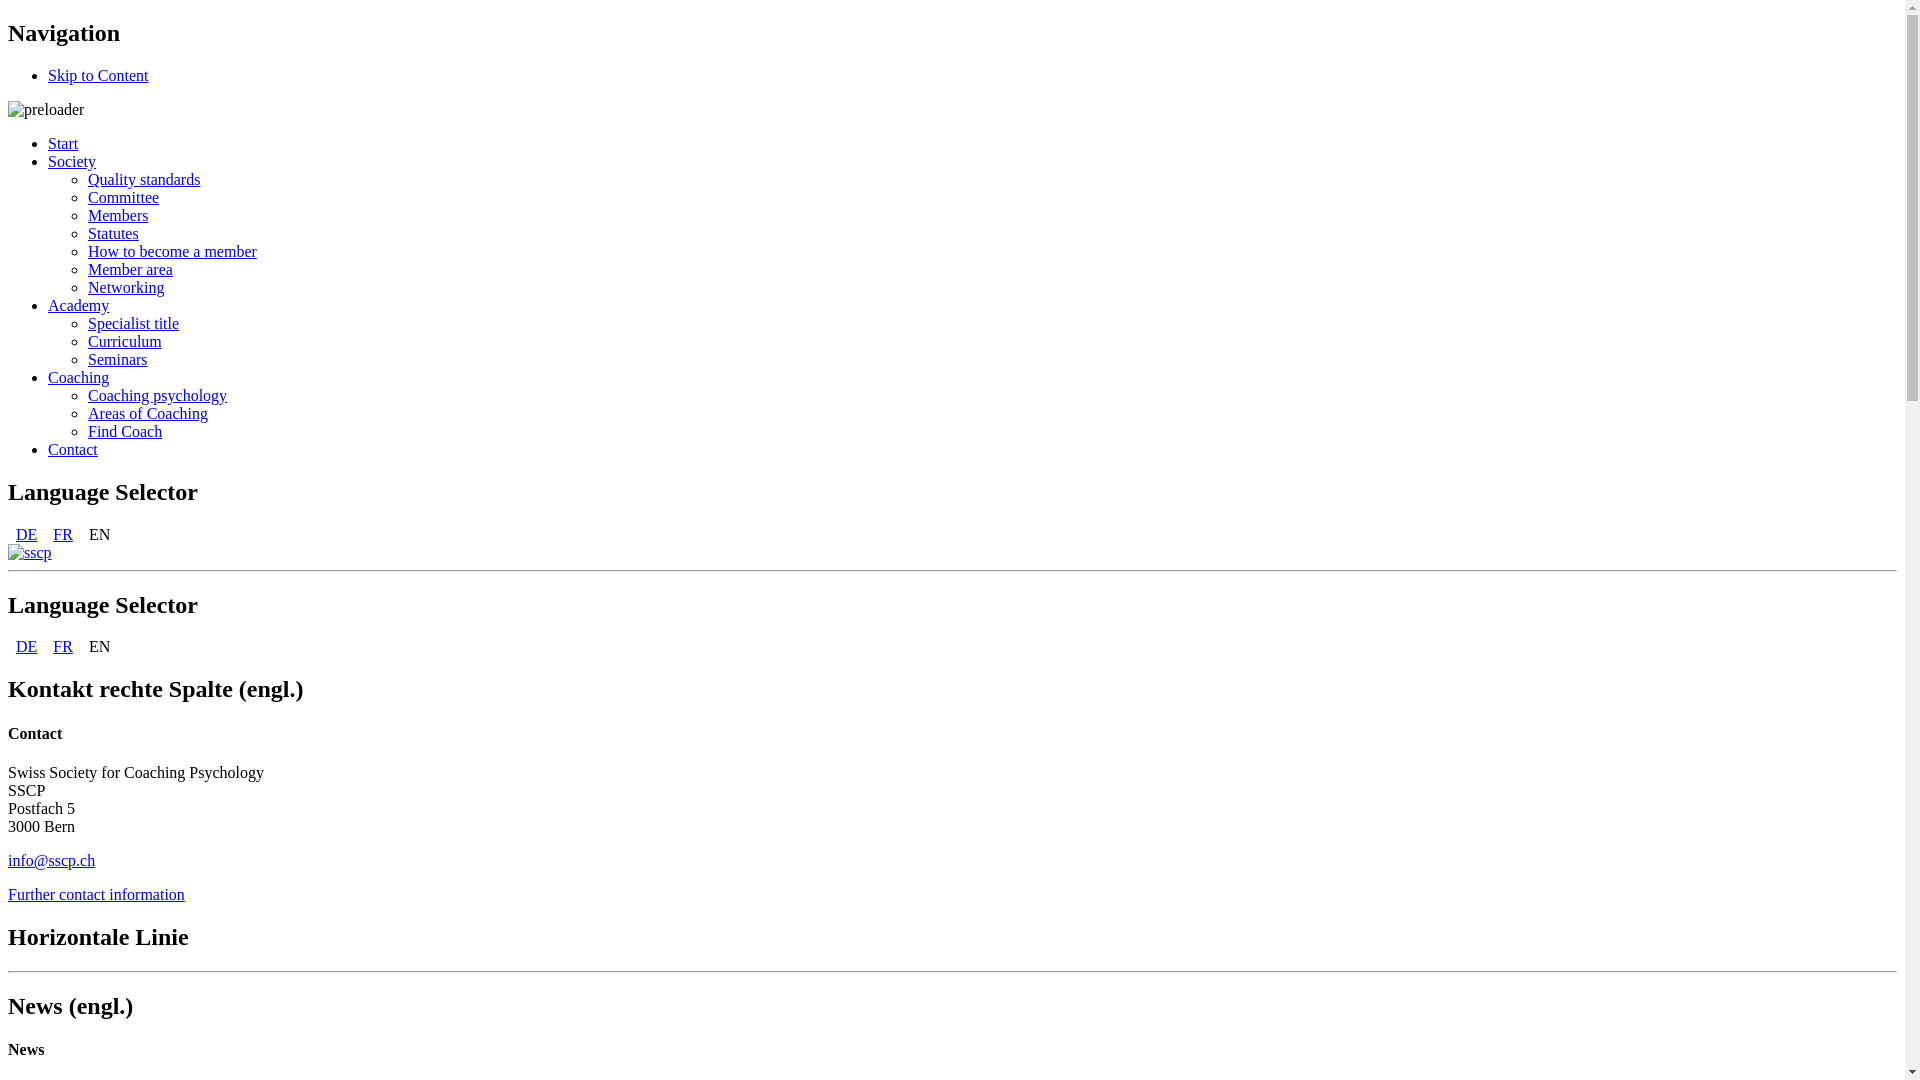 This screenshot has width=1920, height=1080. Describe the element at coordinates (86, 232) in the screenshot. I see `'Statutes'` at that location.